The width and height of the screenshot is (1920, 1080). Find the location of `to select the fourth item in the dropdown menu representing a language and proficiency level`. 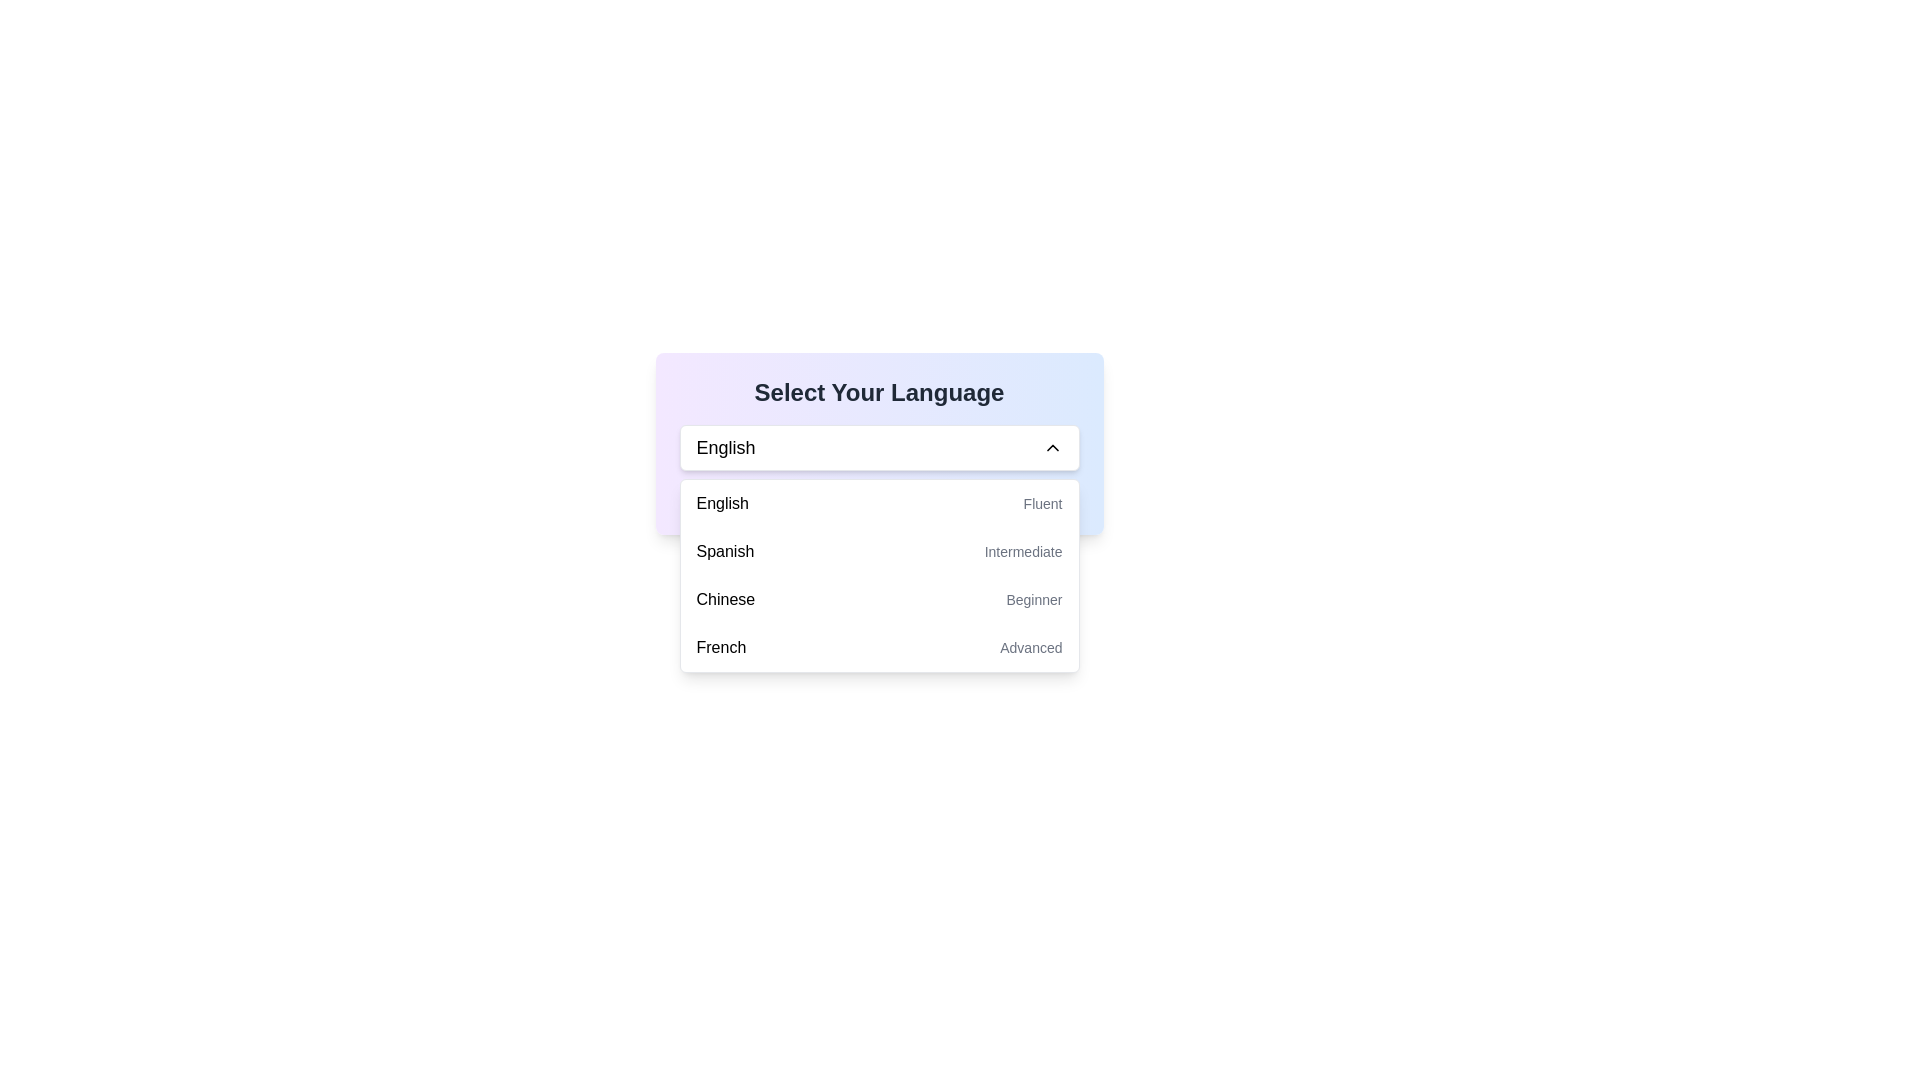

to select the fourth item in the dropdown menu representing a language and proficiency level is located at coordinates (879, 648).